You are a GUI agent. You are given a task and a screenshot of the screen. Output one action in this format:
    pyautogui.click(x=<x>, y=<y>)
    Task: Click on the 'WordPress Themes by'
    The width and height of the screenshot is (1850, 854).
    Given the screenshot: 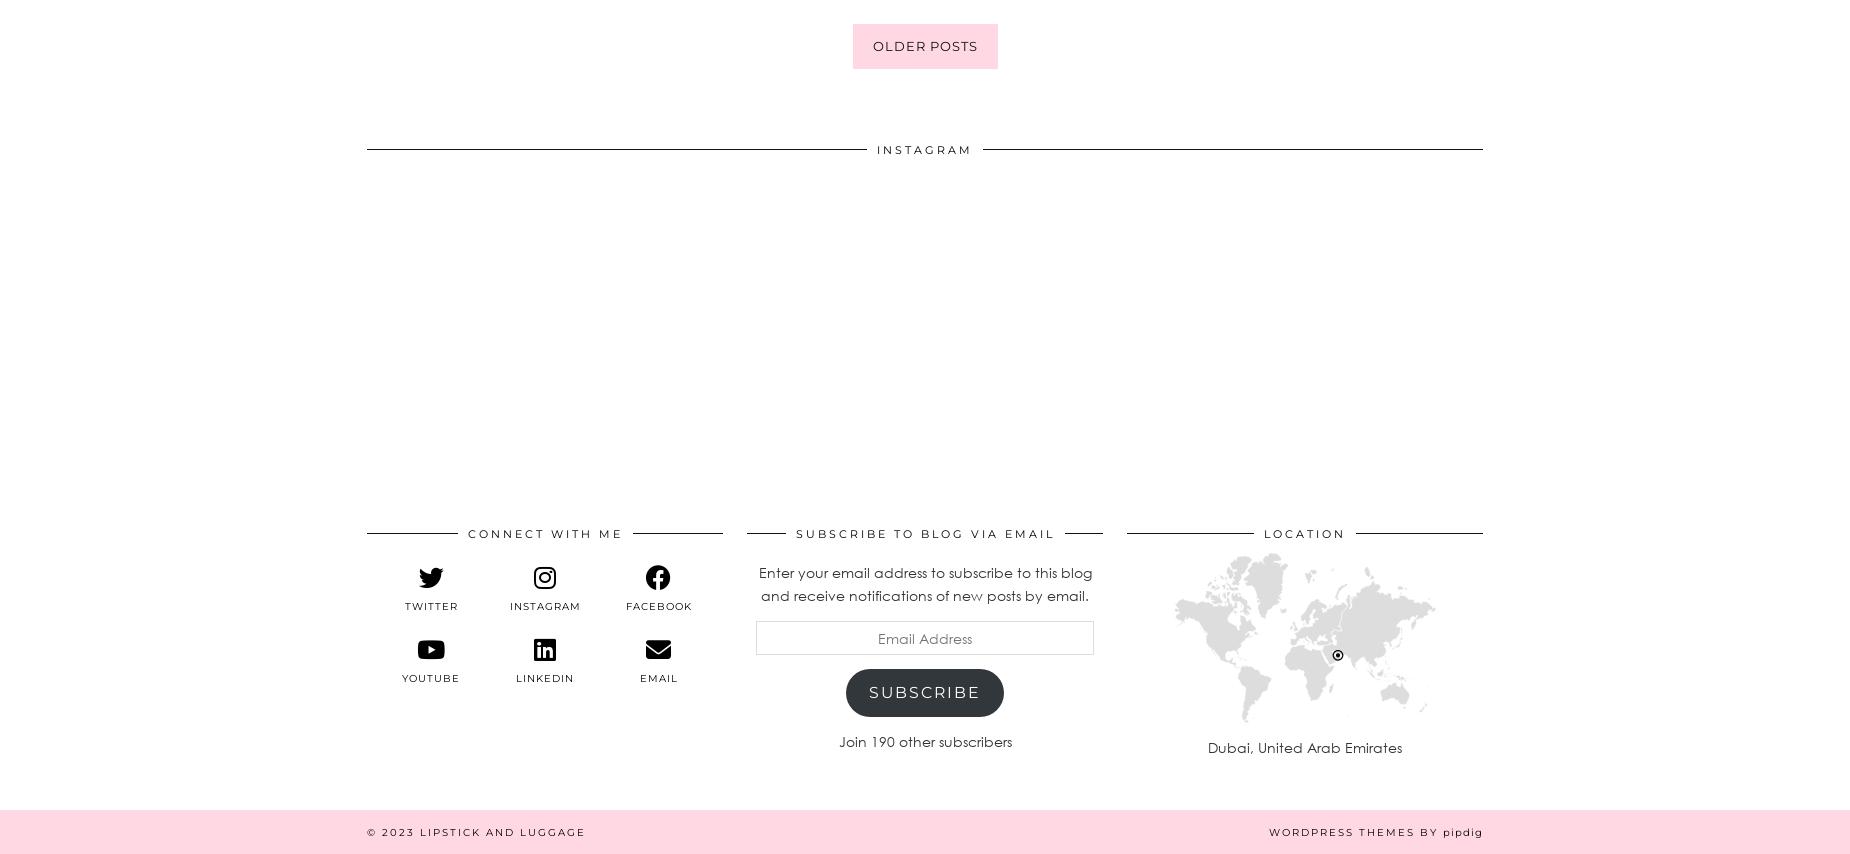 What is the action you would take?
    pyautogui.click(x=1355, y=830)
    